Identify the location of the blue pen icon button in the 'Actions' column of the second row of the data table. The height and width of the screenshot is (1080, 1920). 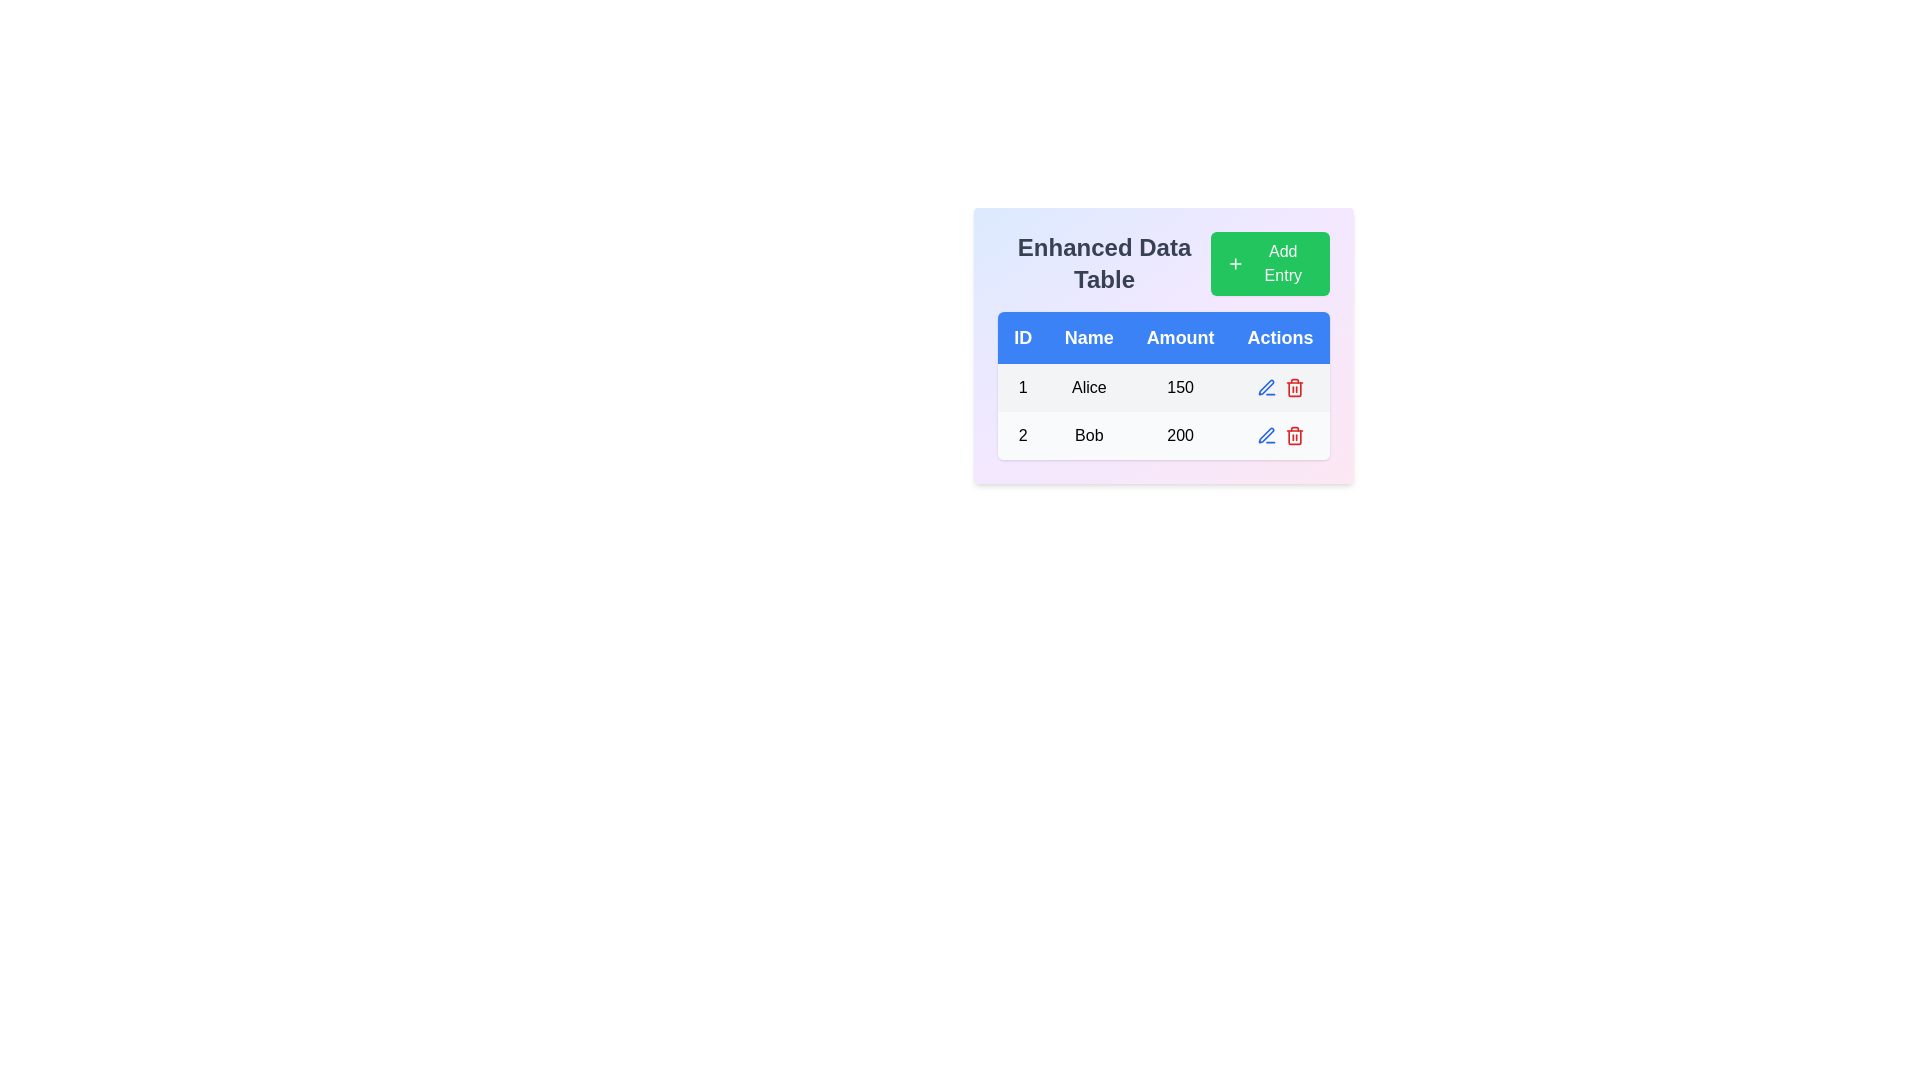
(1265, 388).